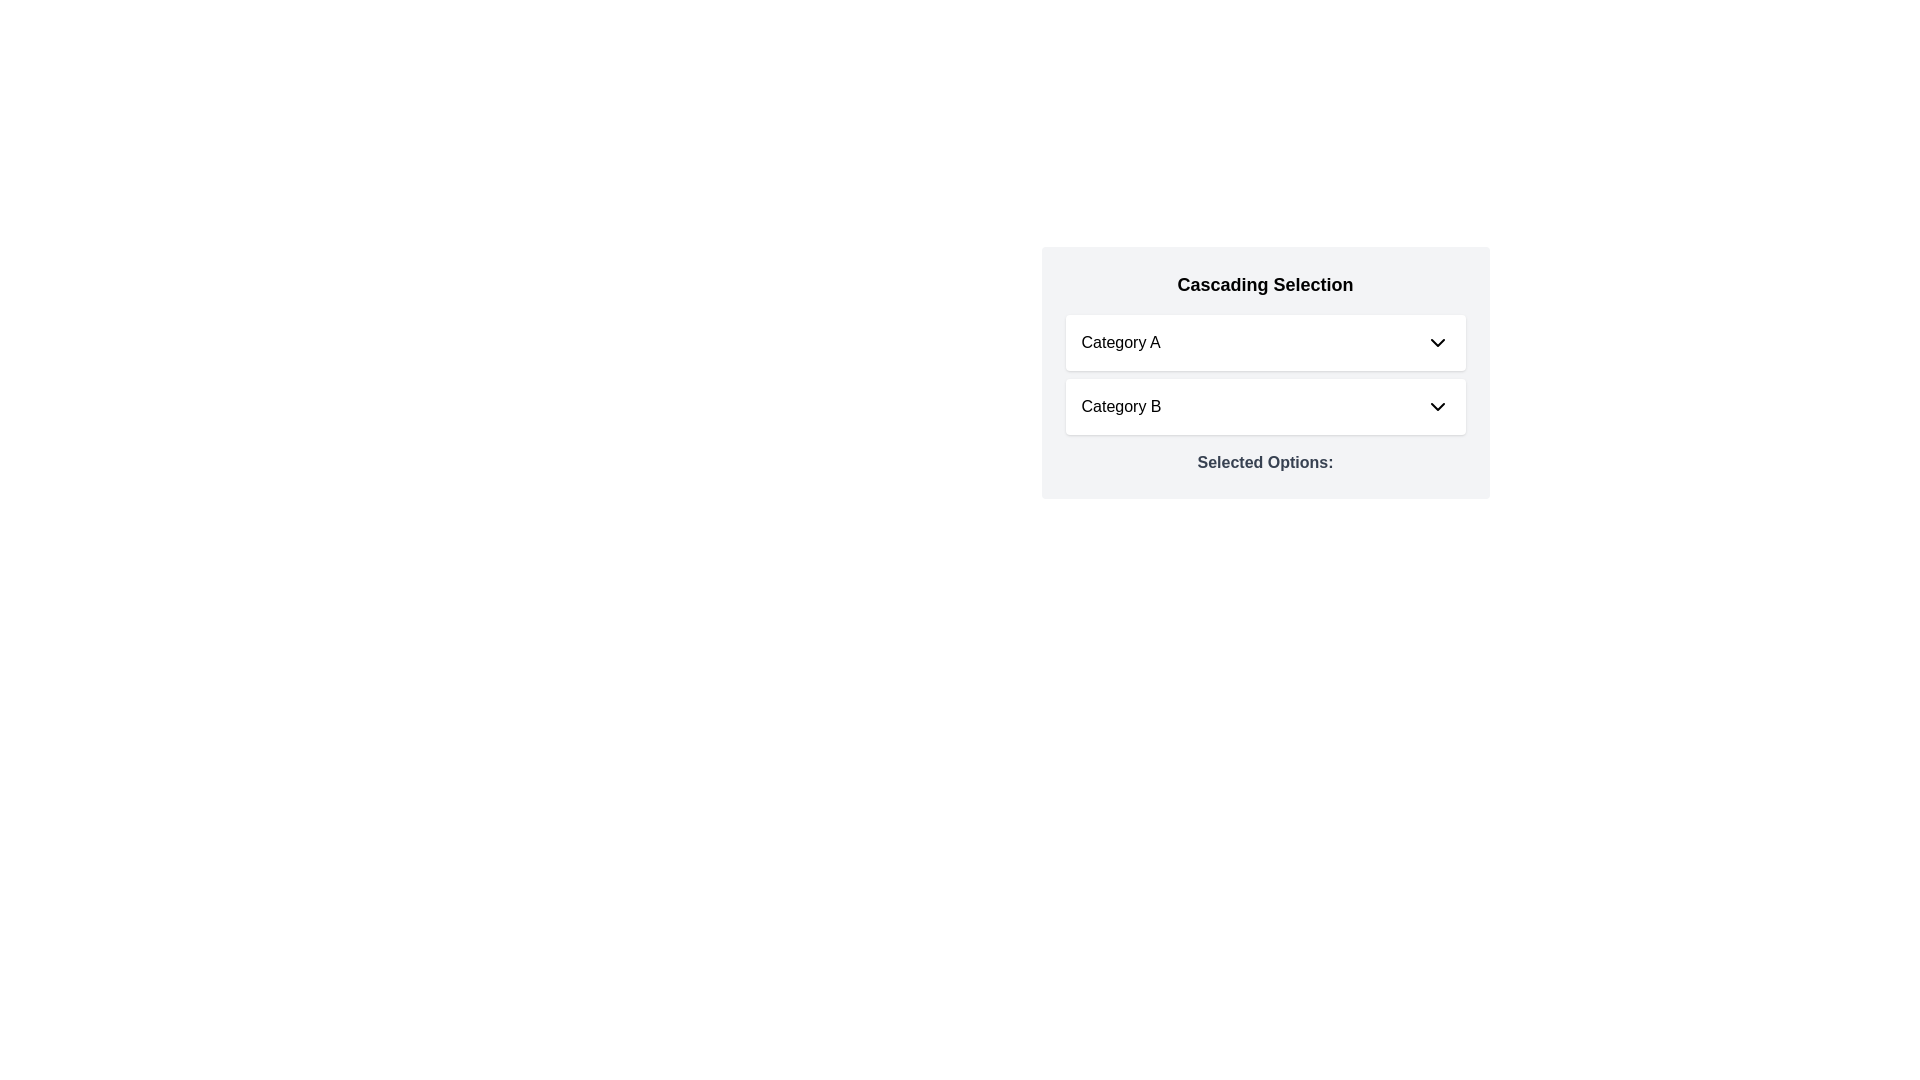 The image size is (1920, 1080). Describe the element at coordinates (1264, 285) in the screenshot. I see `the text display element labeled 'Cascading Selection', which is a bold, large font heading located at the top of the selection interface` at that location.